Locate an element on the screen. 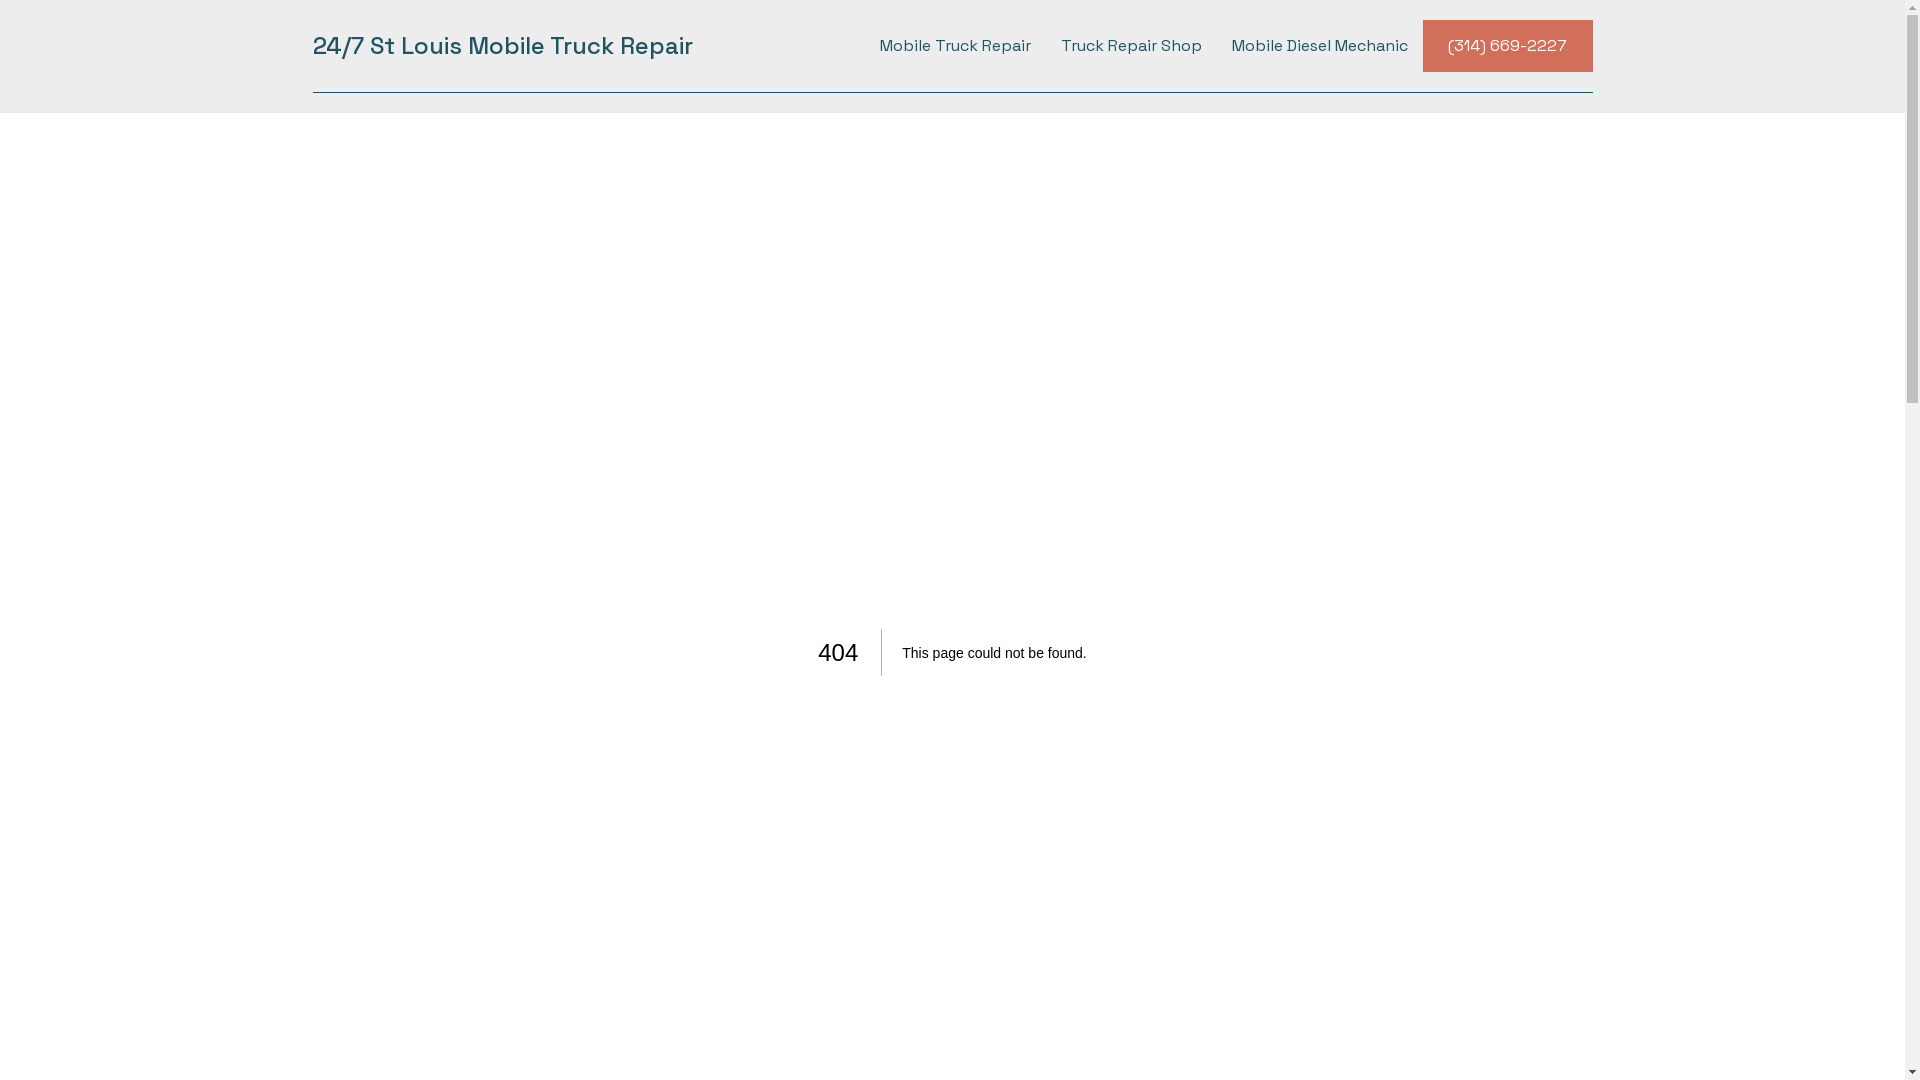 This screenshot has height=1080, width=1920. 'Mobile Diesel Mechanic' is located at coordinates (1319, 45).